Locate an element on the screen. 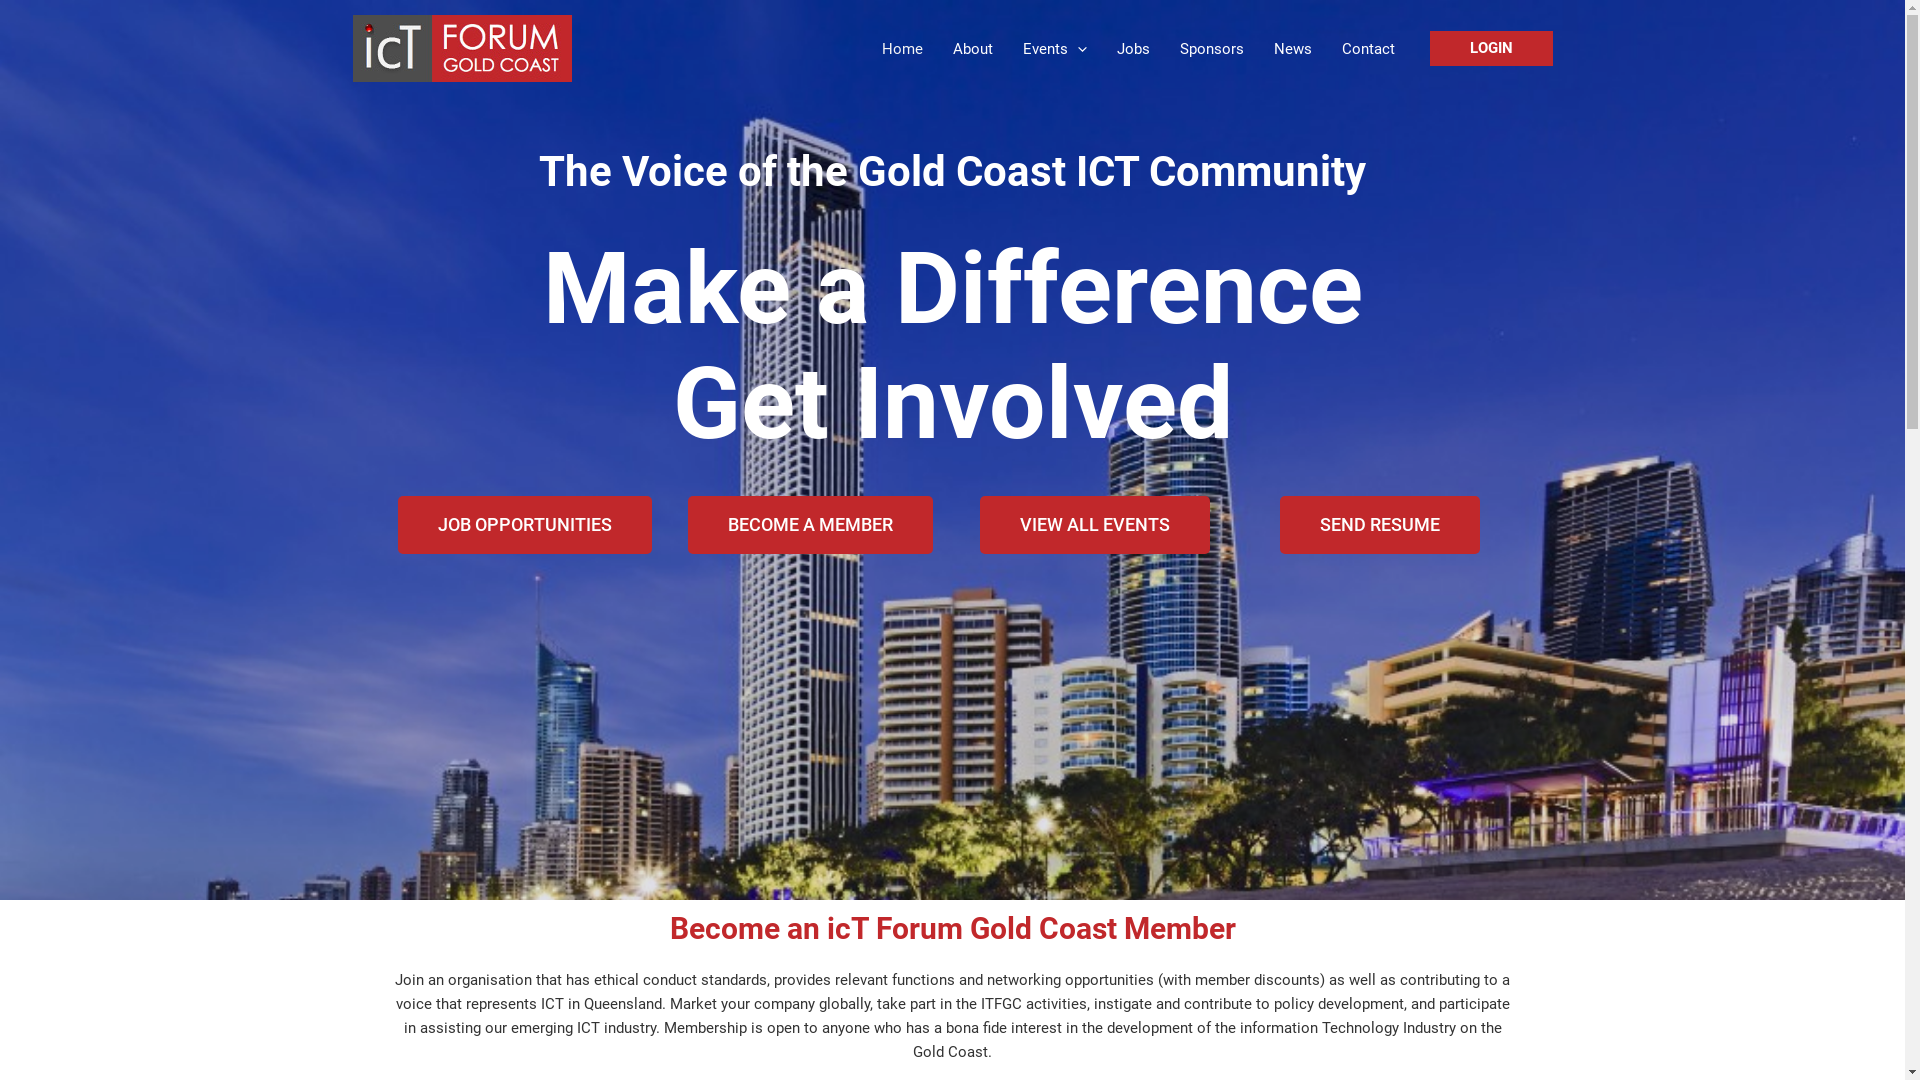 This screenshot has height=1080, width=1920. 'About' is located at coordinates (973, 48).